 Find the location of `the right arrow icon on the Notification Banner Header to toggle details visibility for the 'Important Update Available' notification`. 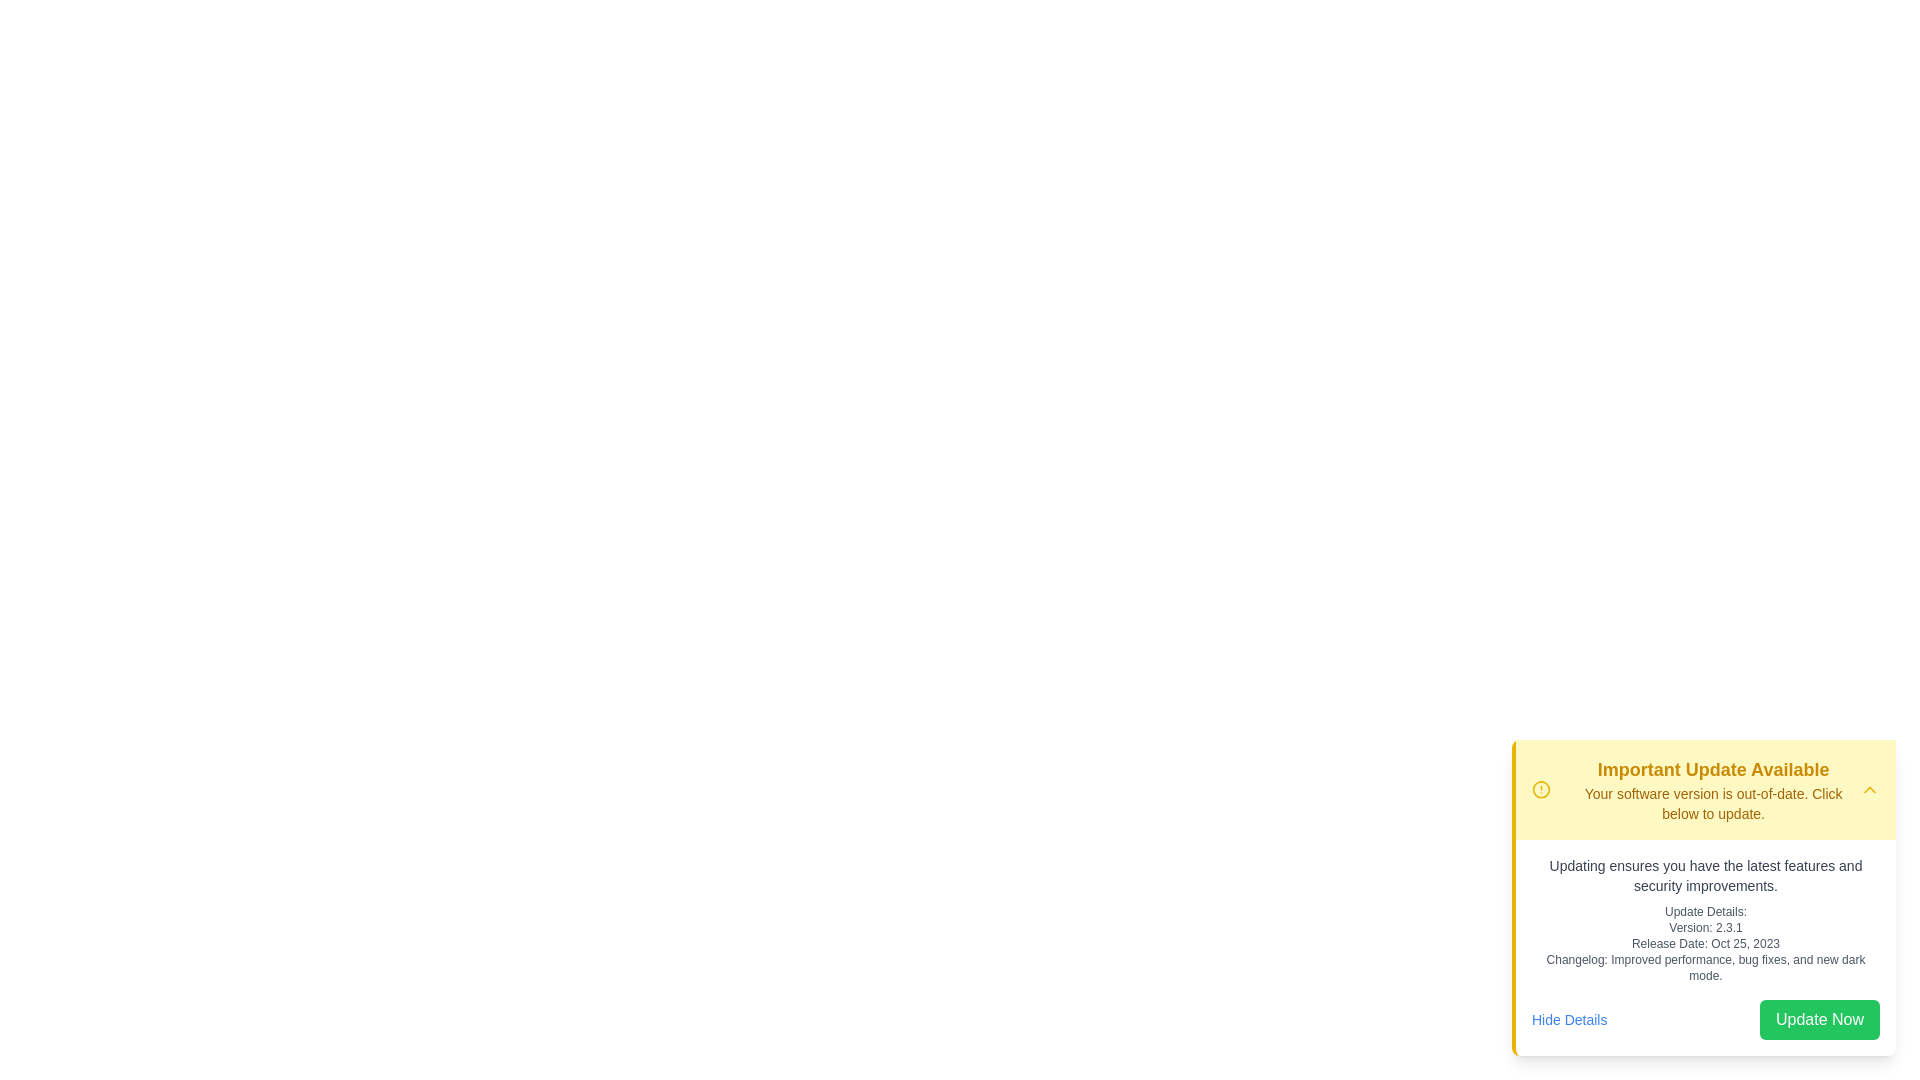

the right arrow icon on the Notification Banner Header to toggle details visibility for the 'Important Update Available' notification is located at coordinates (1704, 789).